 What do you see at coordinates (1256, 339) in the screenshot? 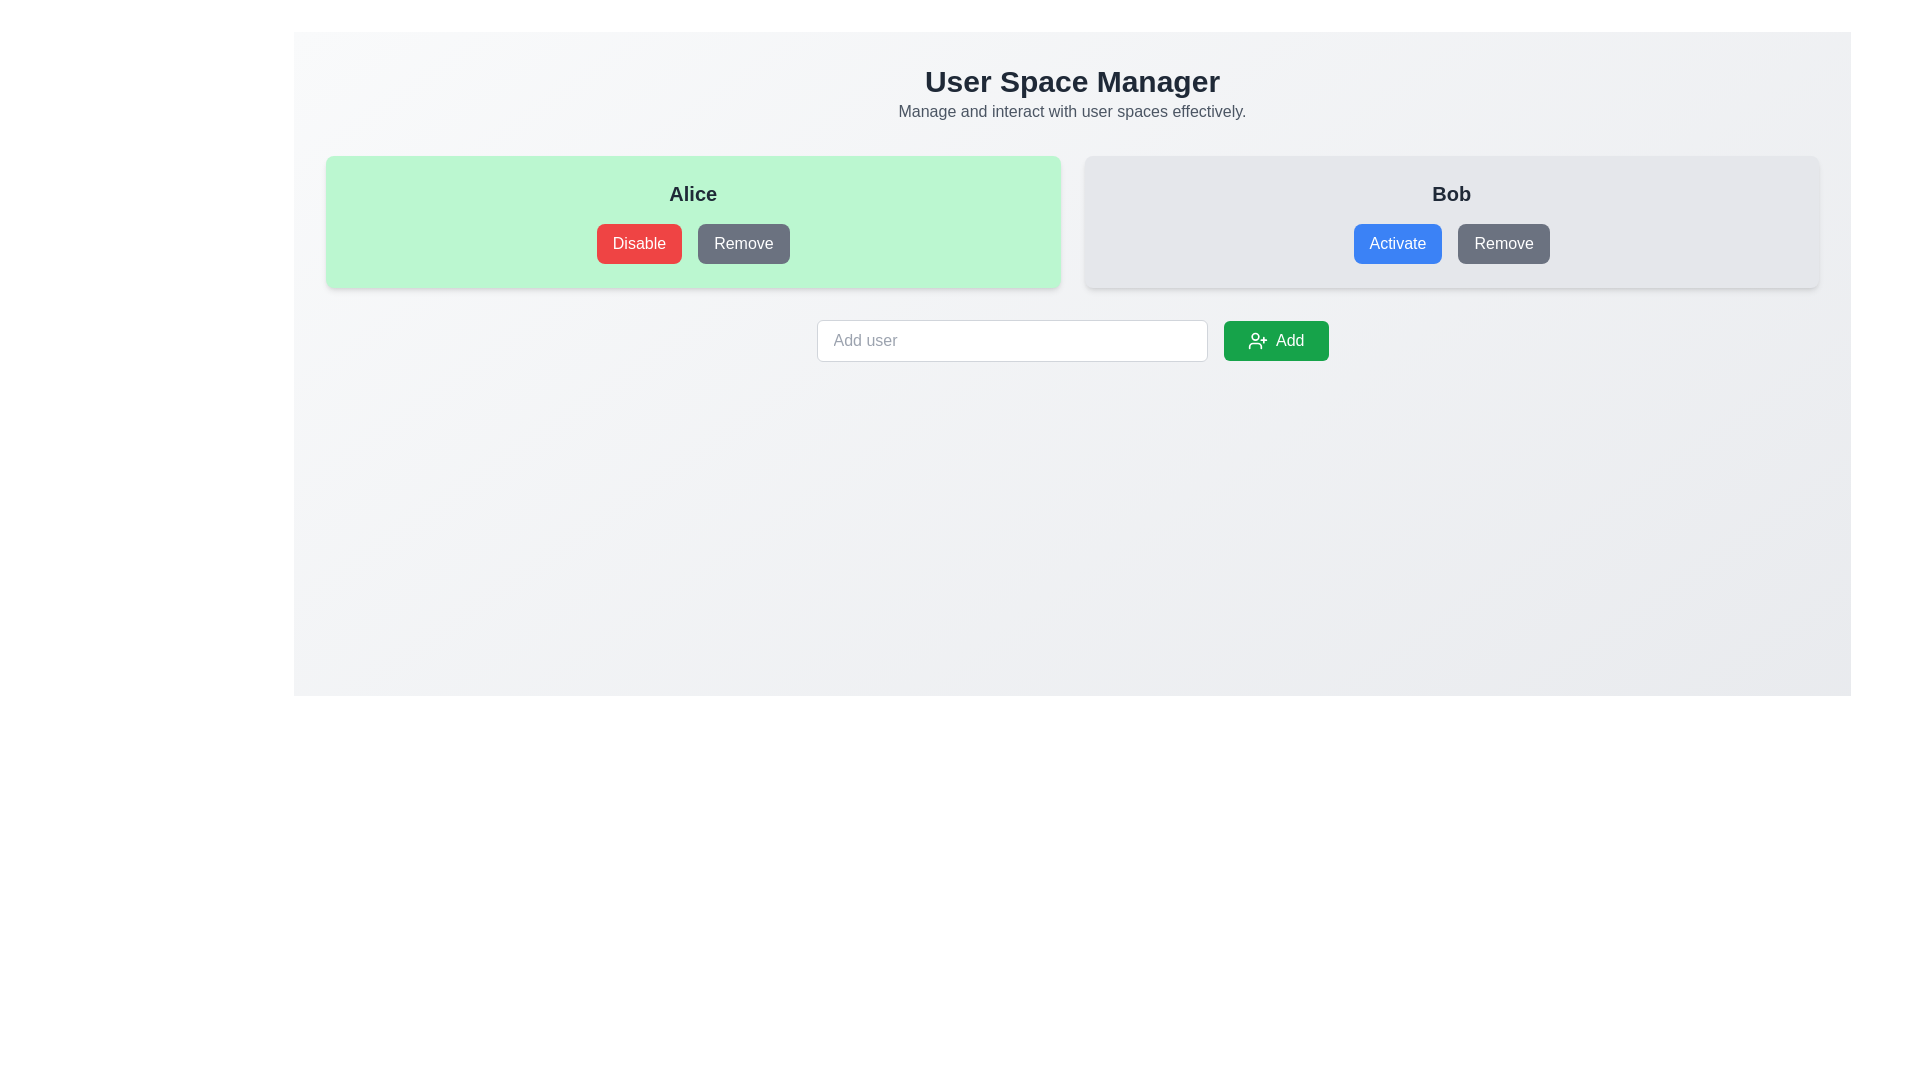
I see `the green button labeled 'Add' that contains the user icon with a plus sign` at bounding box center [1256, 339].